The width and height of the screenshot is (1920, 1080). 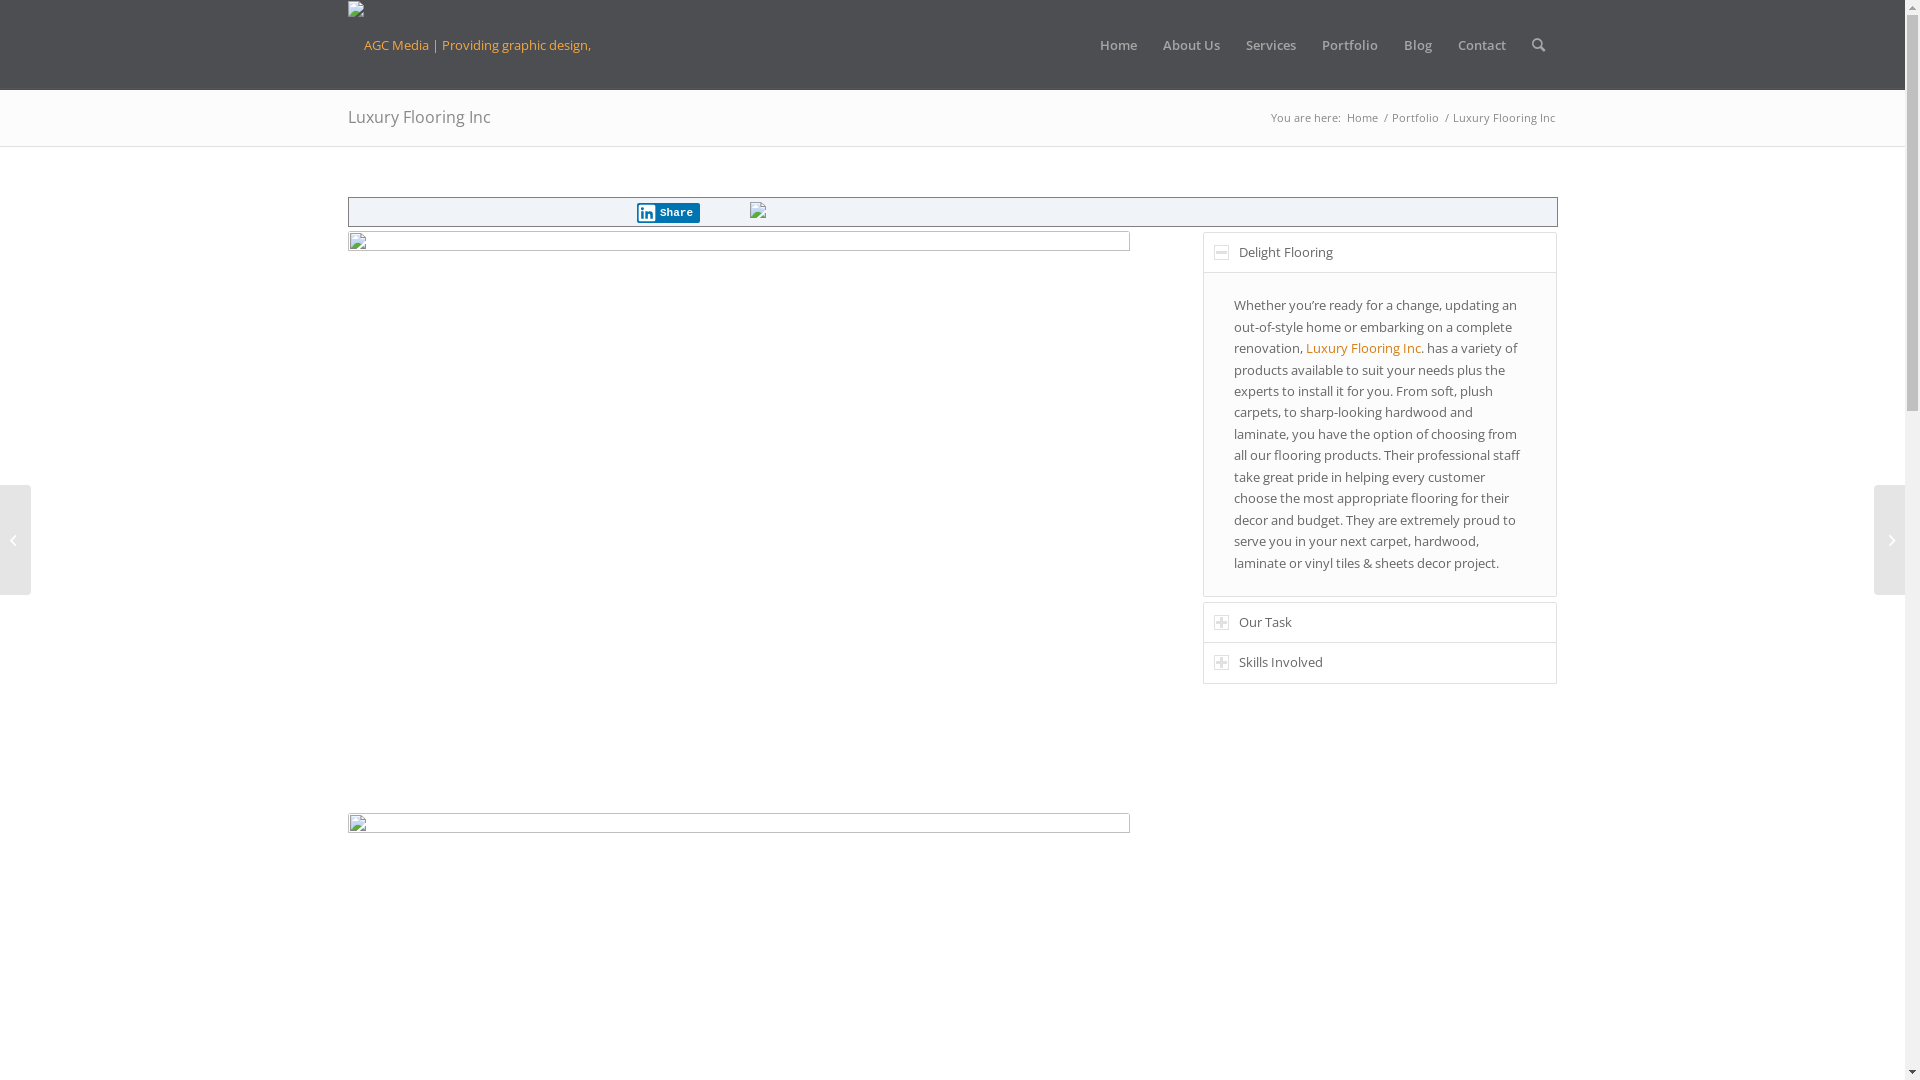 I want to click on 'About Us', so click(x=1191, y=45).